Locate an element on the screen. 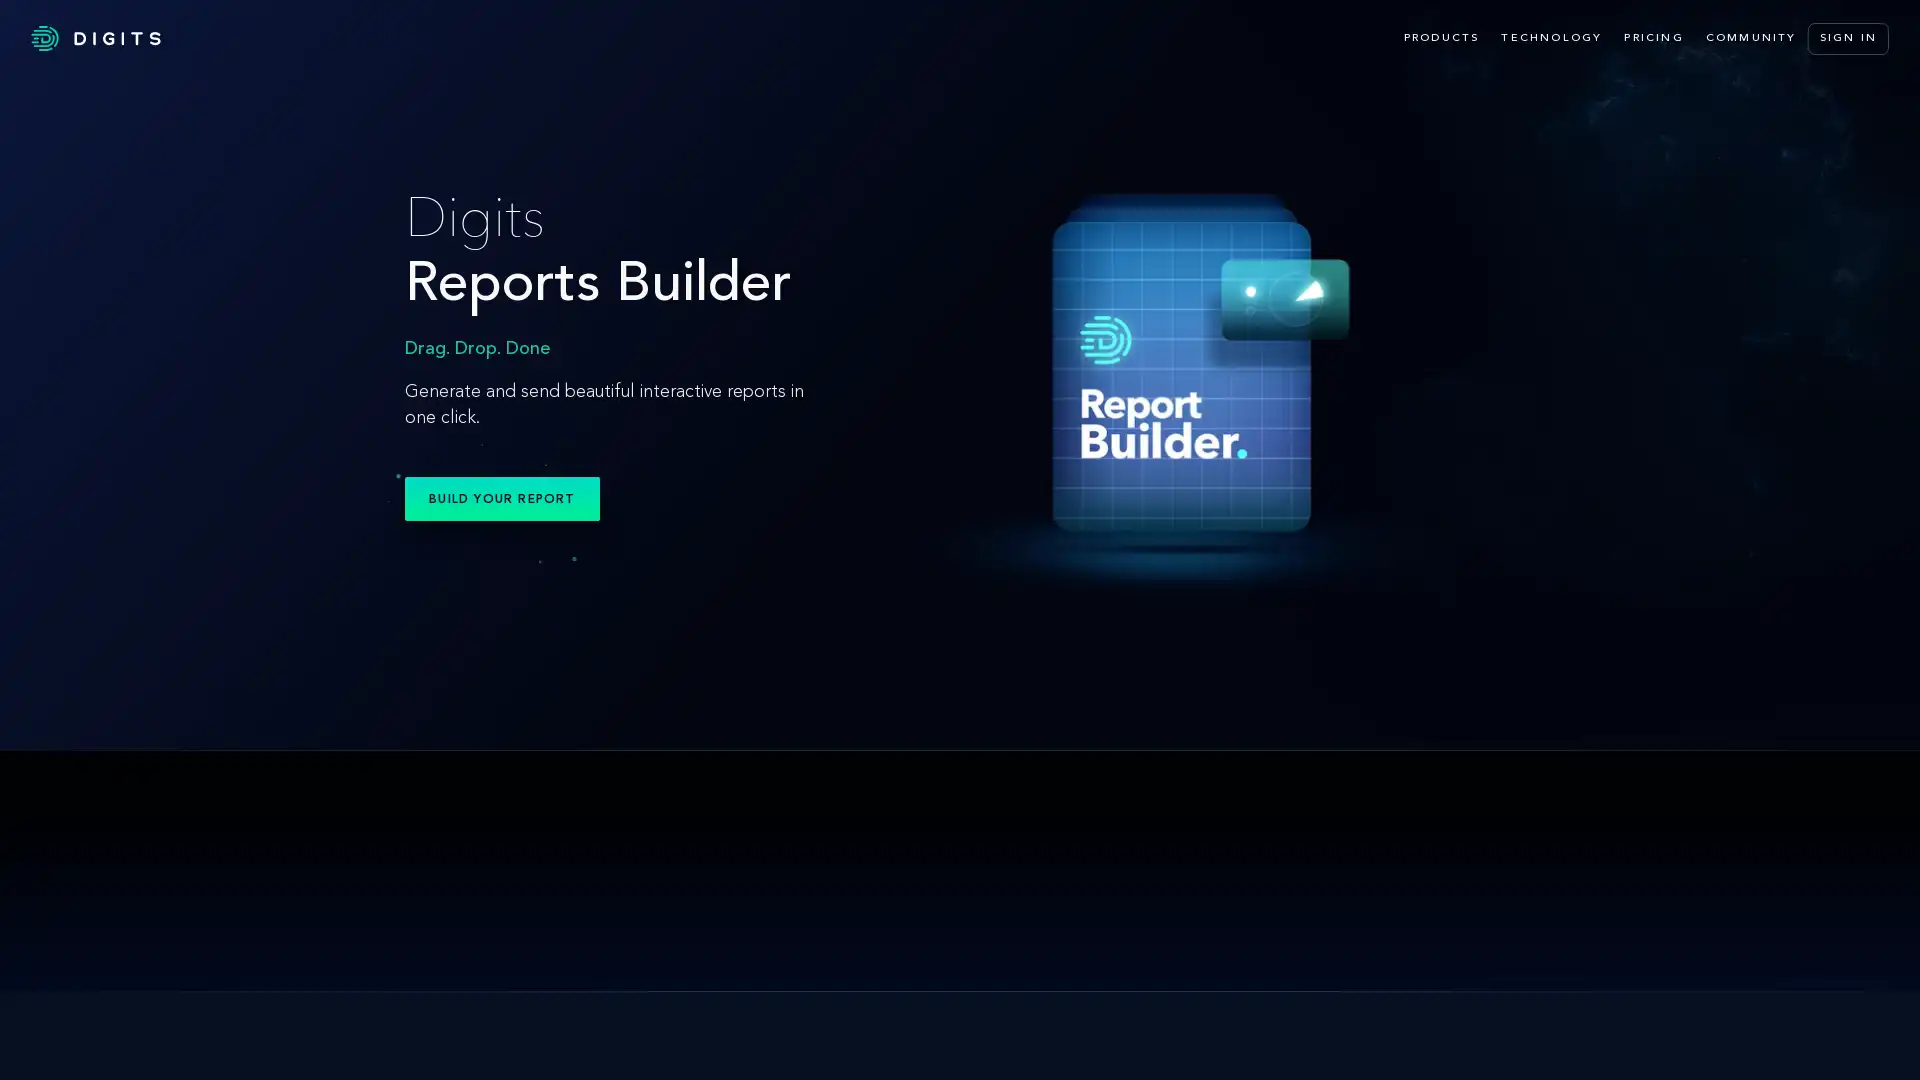  Digits Search is located at coordinates (960, 623).